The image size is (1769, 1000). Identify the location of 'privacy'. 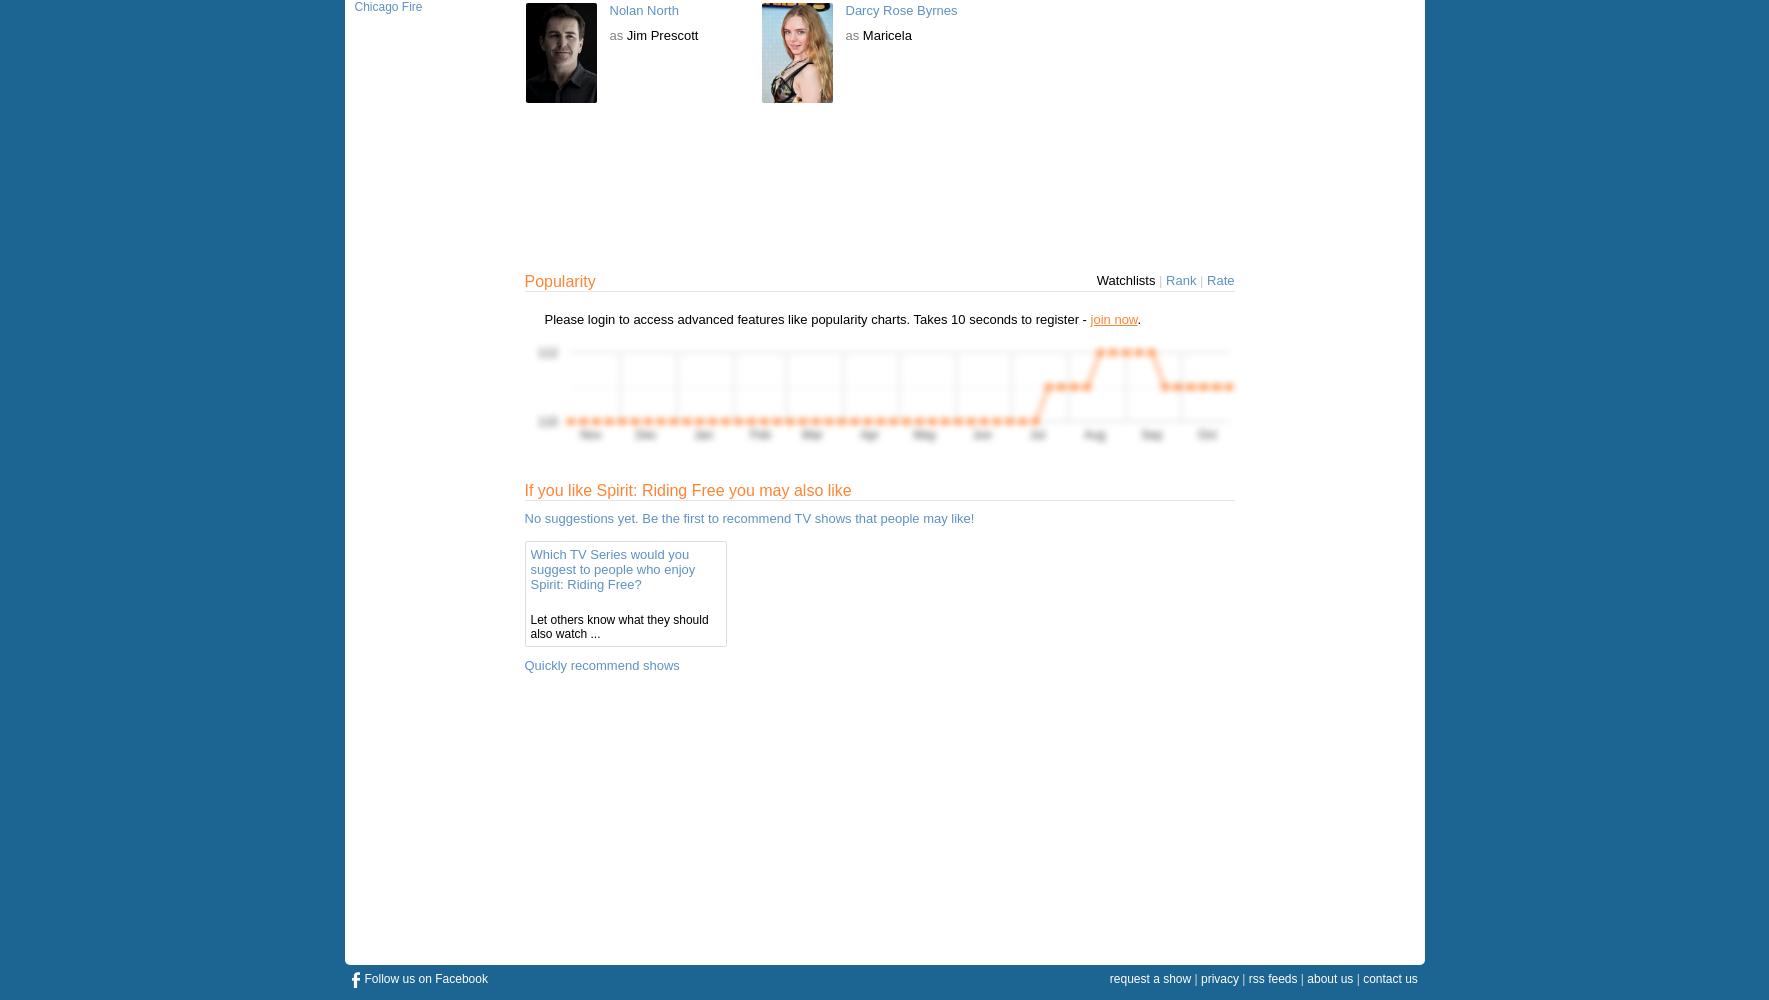
(1218, 978).